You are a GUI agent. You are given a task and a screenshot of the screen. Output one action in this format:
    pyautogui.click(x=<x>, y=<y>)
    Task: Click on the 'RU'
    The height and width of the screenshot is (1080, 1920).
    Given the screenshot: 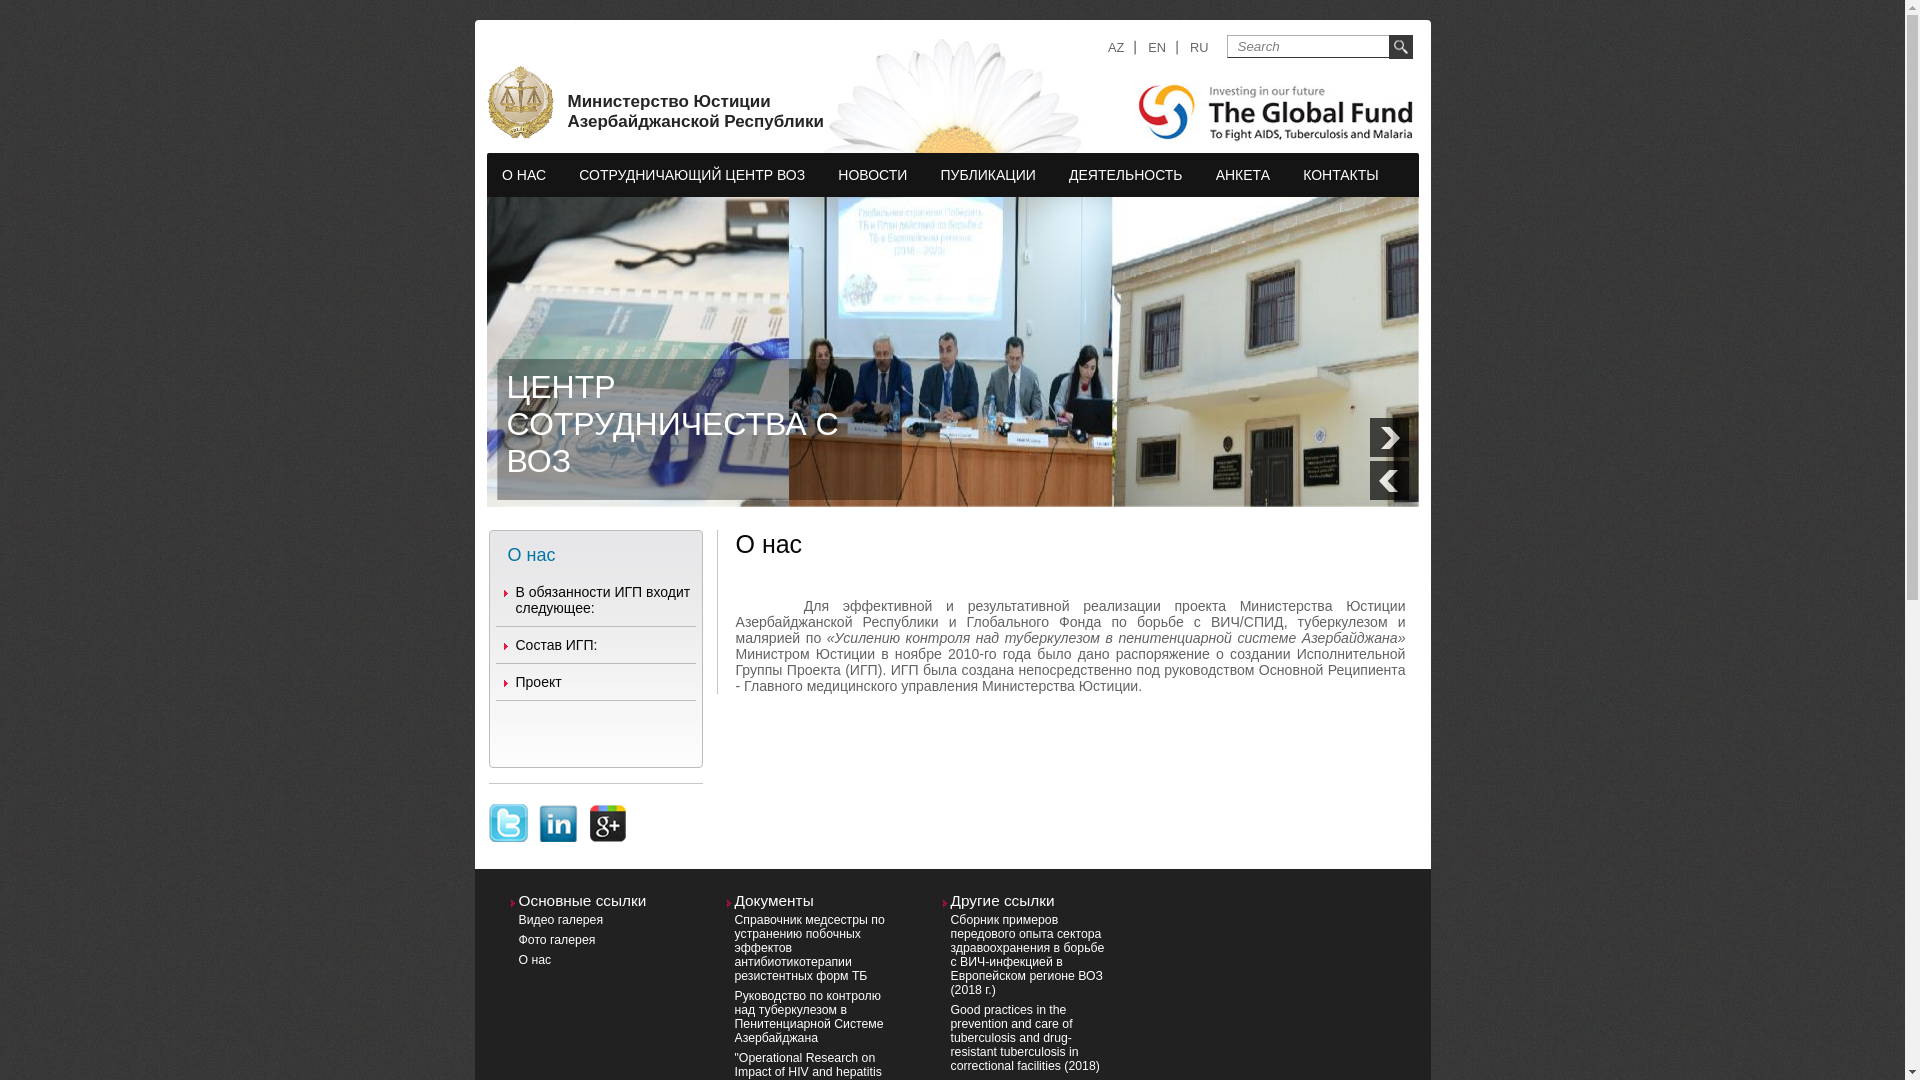 What is the action you would take?
    pyautogui.click(x=1199, y=46)
    